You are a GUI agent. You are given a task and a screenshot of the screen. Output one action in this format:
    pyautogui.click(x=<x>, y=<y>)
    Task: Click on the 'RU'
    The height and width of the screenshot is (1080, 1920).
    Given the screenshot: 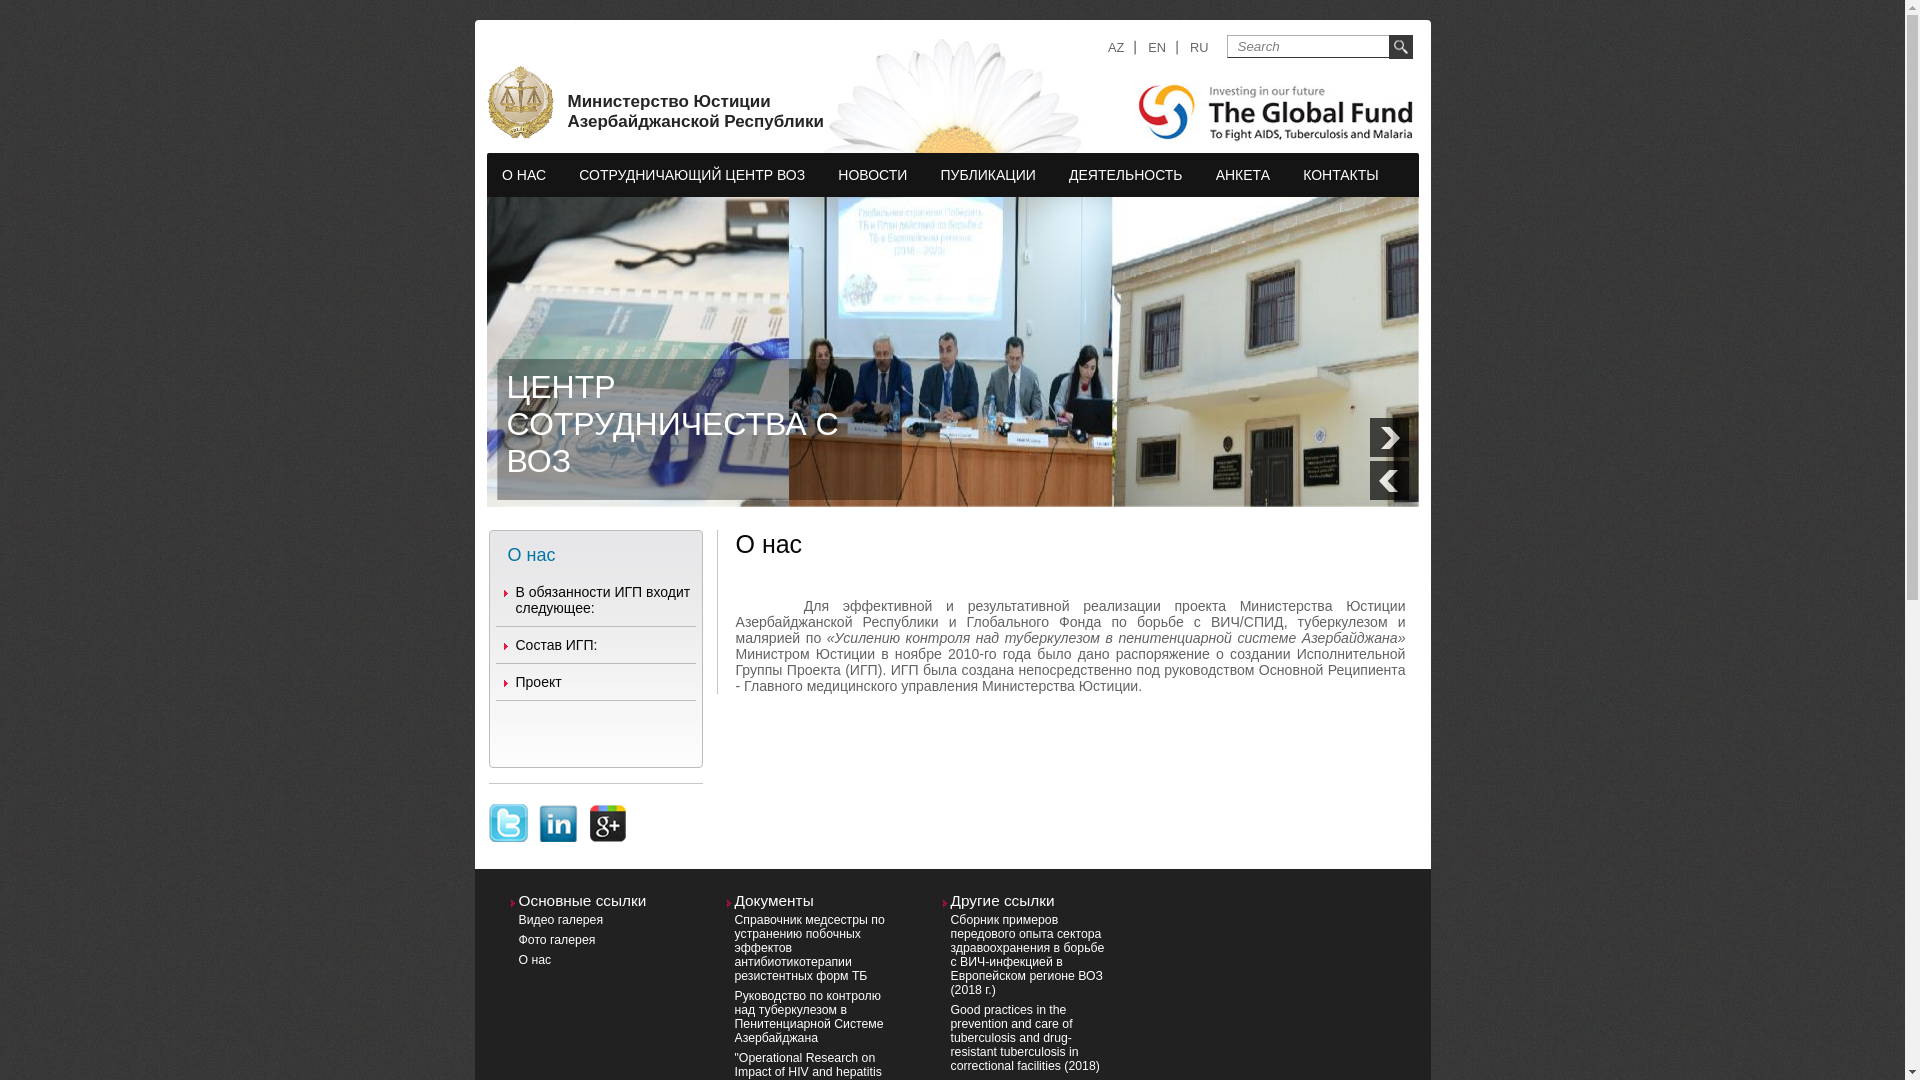 What is the action you would take?
    pyautogui.click(x=1199, y=46)
    